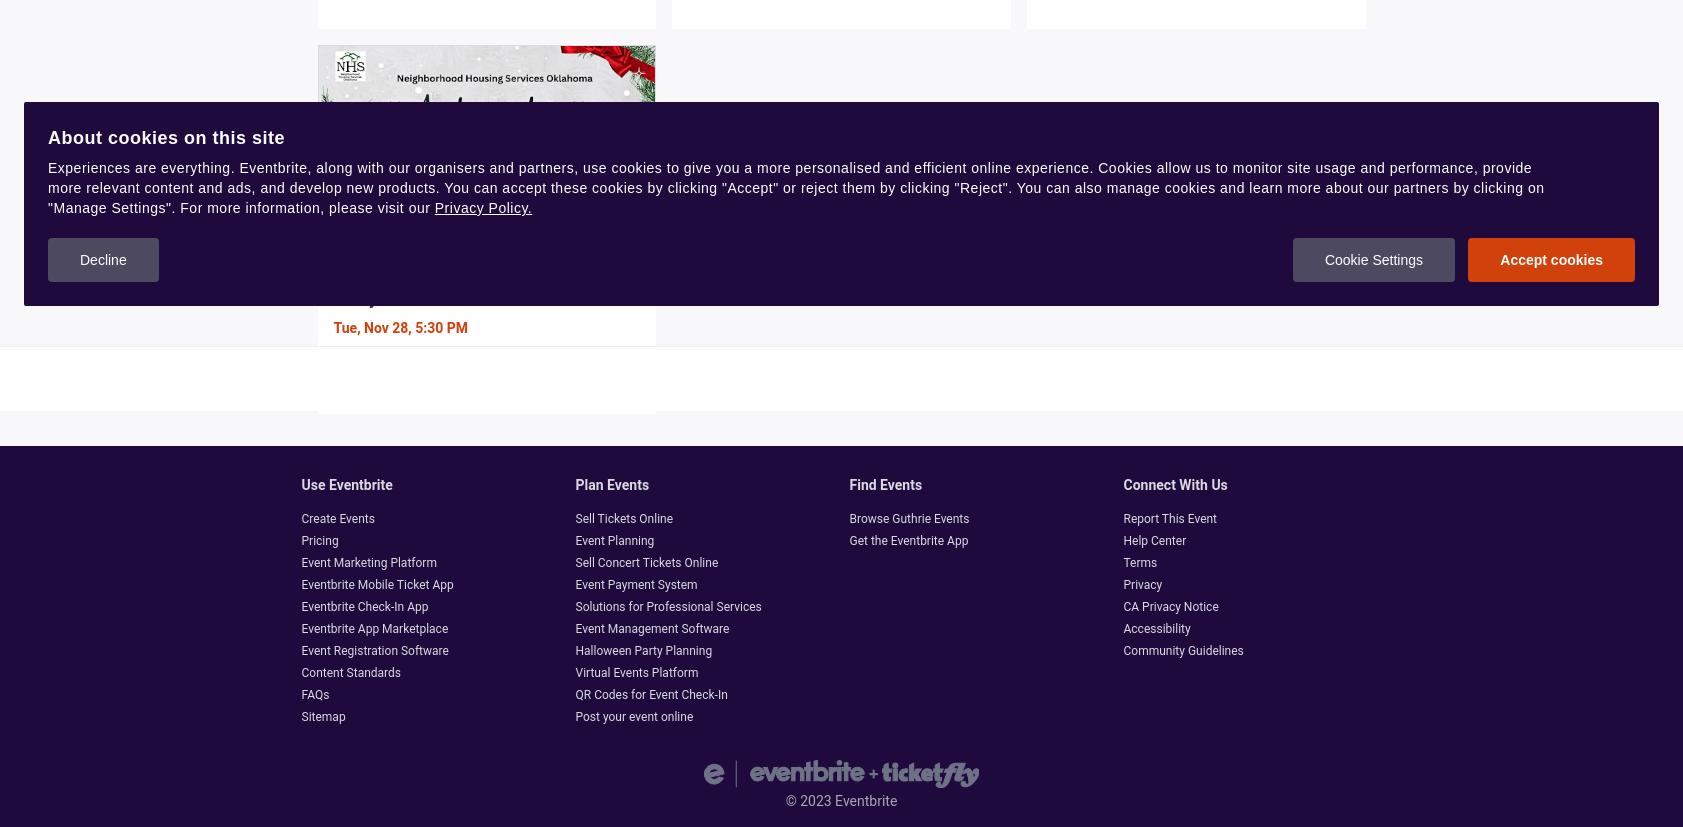 The image size is (1683, 827). I want to click on 'Accept cookies', so click(1551, 260).